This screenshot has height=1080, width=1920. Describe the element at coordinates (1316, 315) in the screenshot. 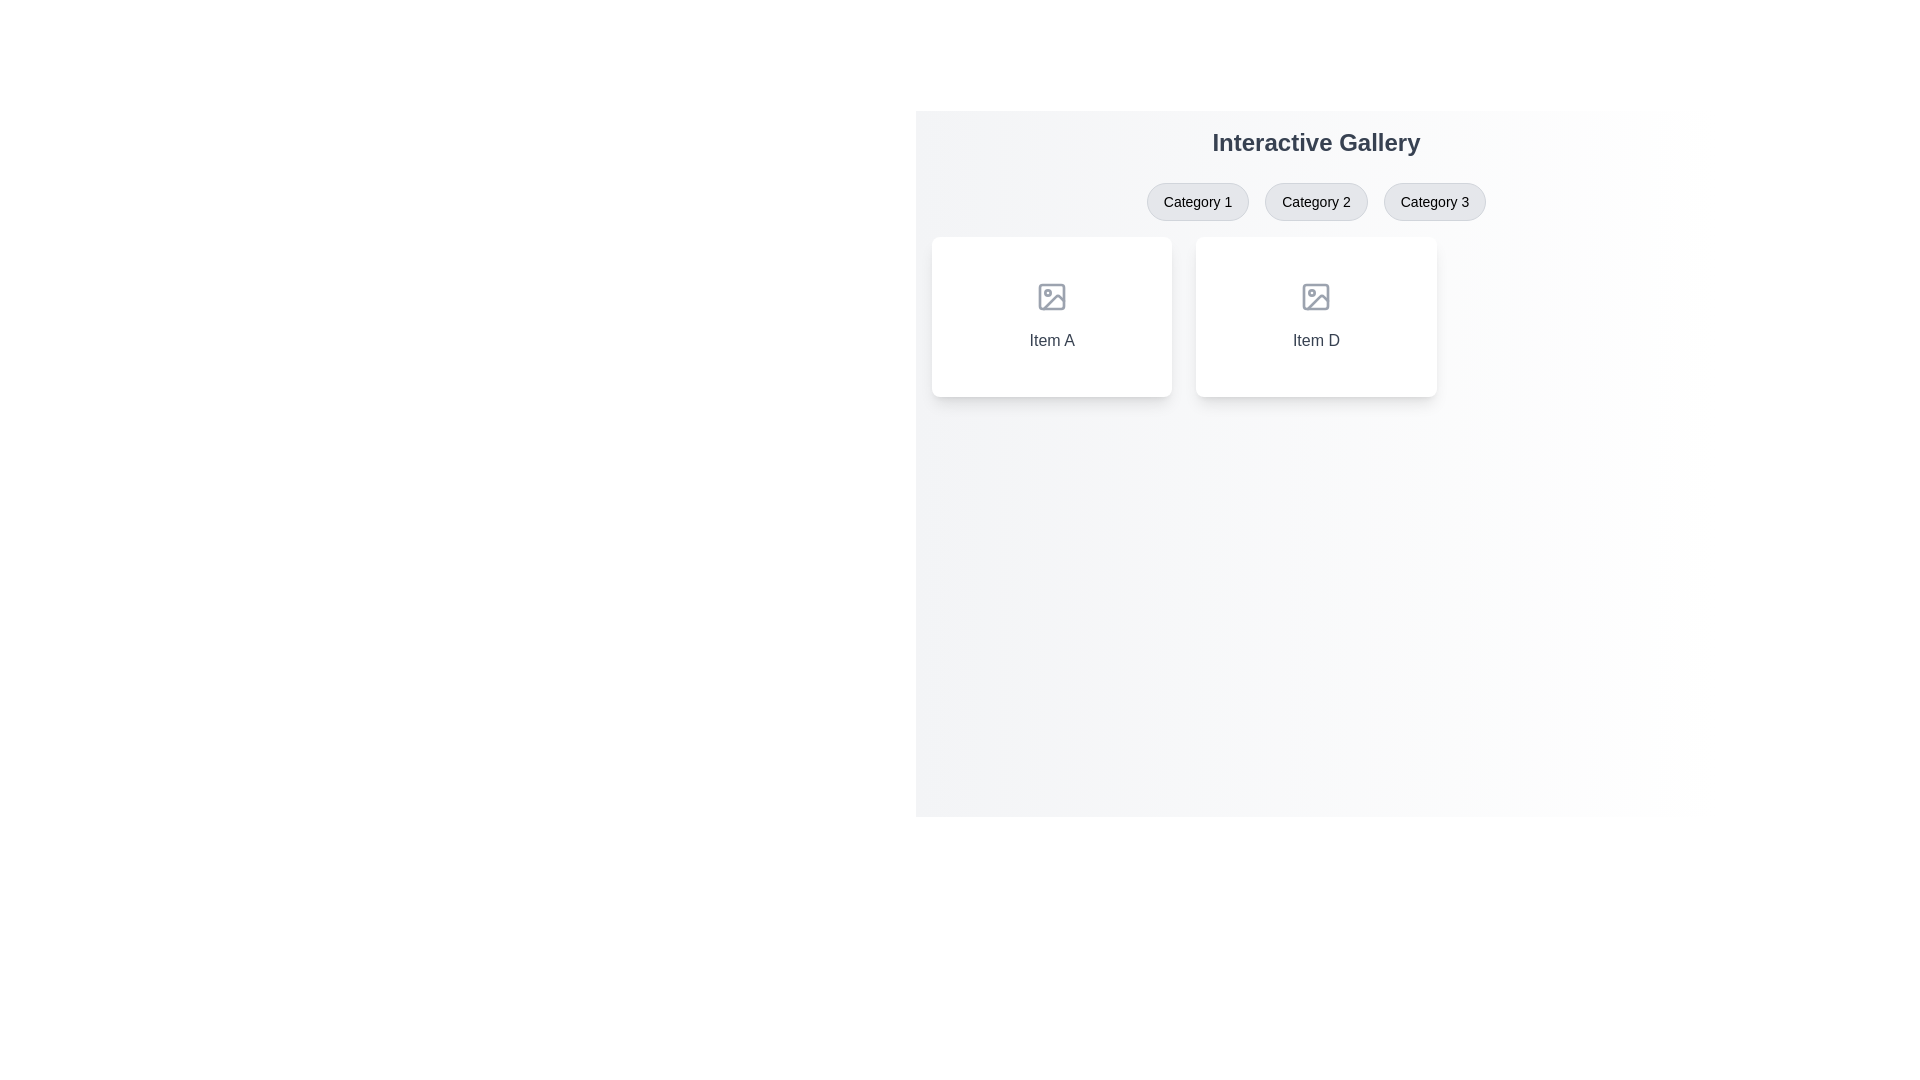

I see `the card component with a white background and the label 'Item D', which is the second card in the second column of the layout` at that location.